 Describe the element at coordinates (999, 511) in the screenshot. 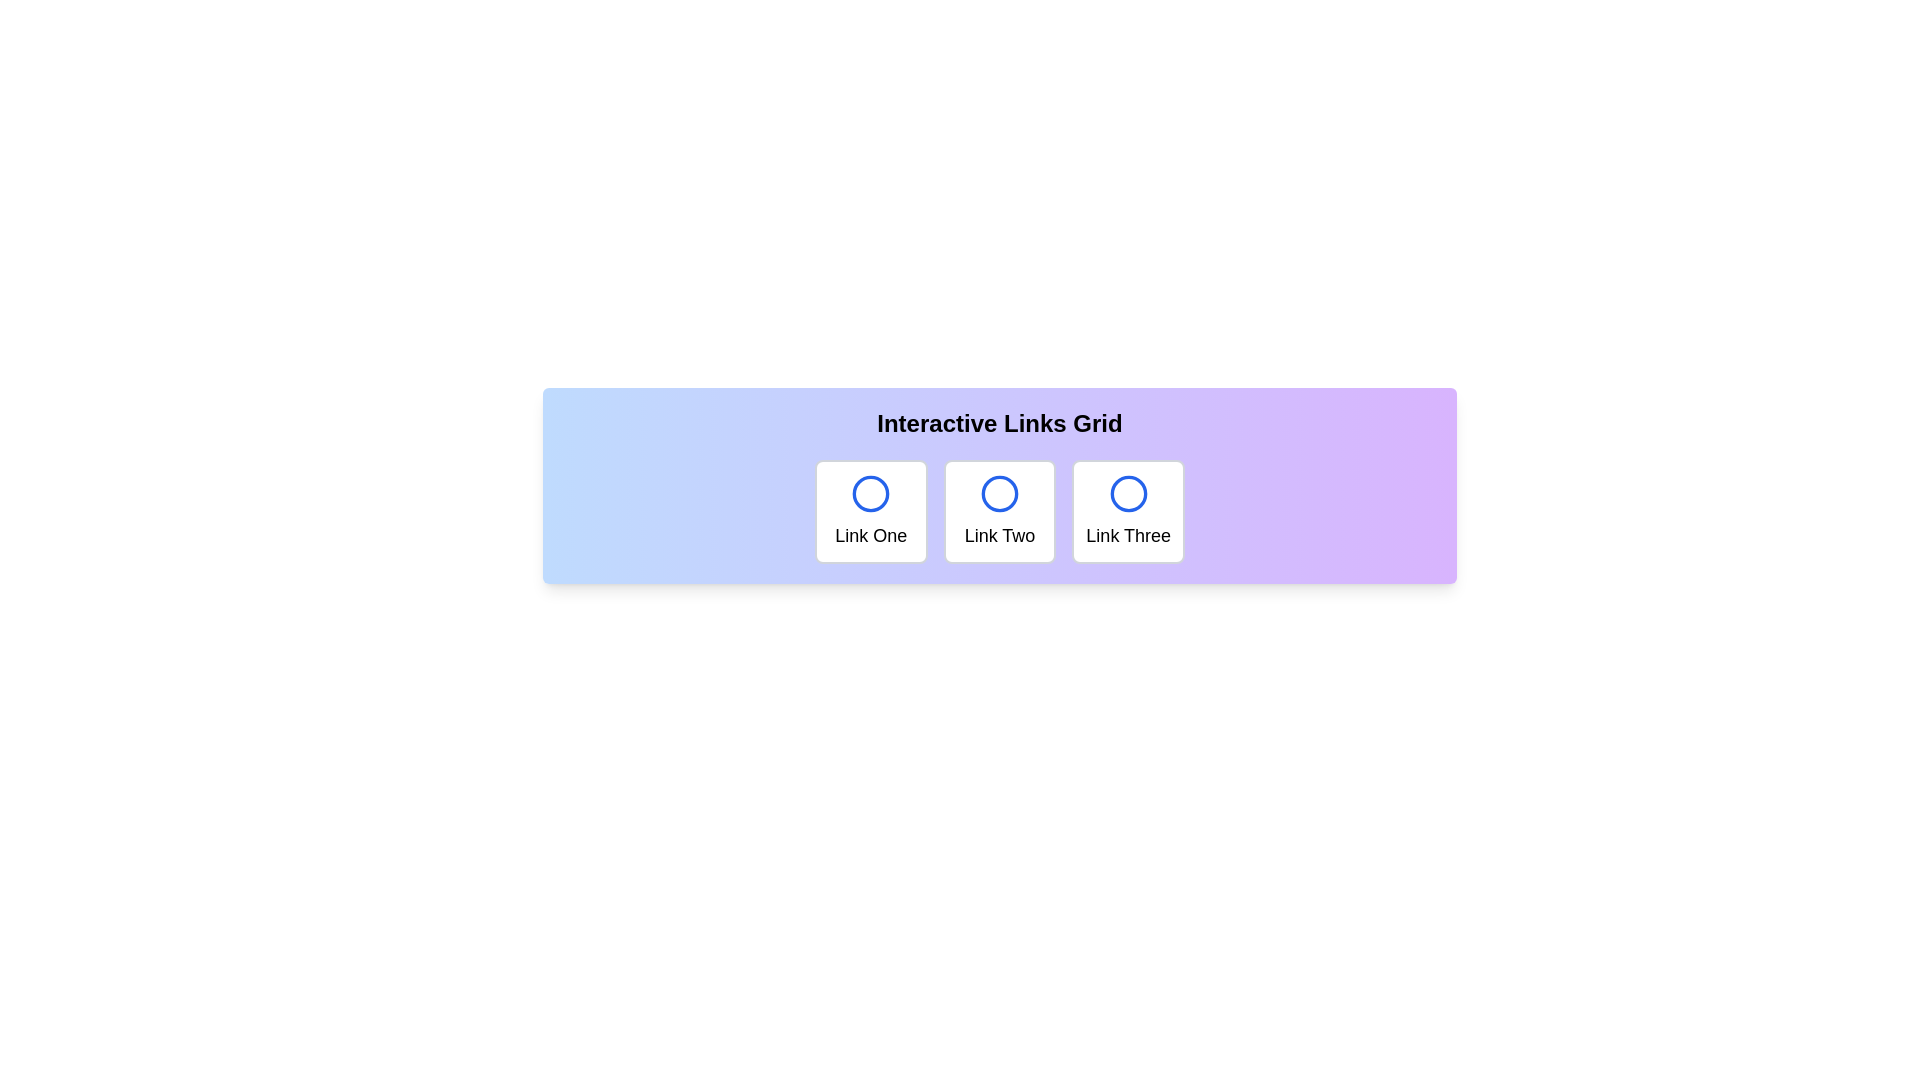

I see `the second card link element in the grid` at that location.